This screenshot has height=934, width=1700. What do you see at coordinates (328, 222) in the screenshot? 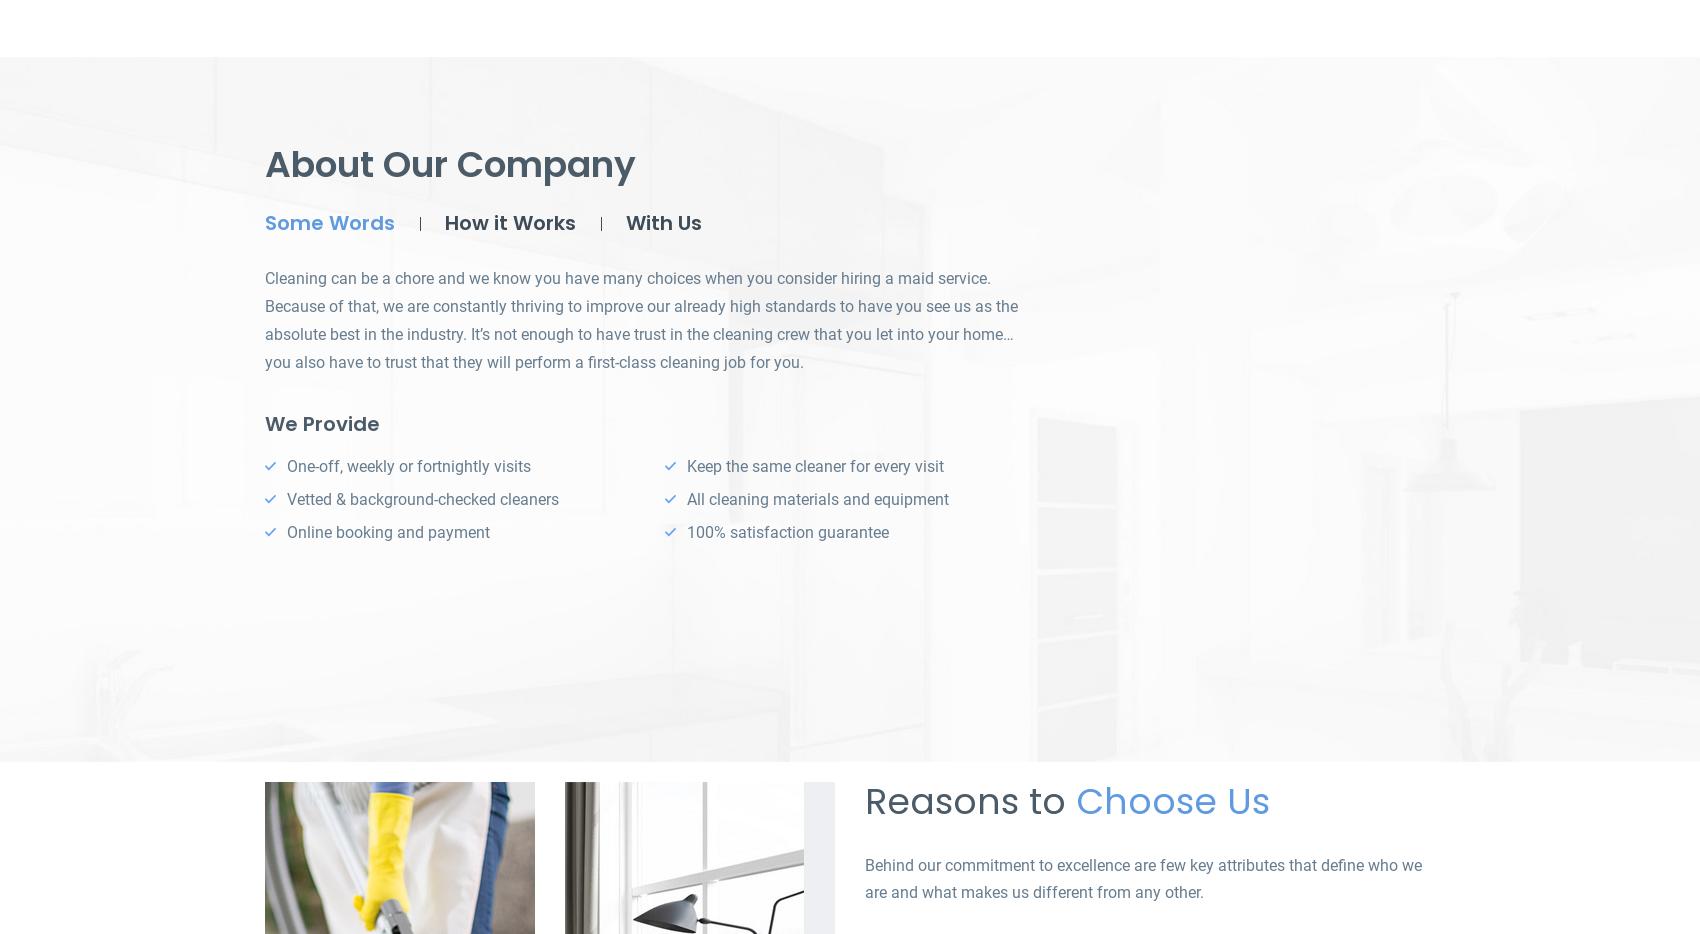
I see `'Some Words'` at bounding box center [328, 222].